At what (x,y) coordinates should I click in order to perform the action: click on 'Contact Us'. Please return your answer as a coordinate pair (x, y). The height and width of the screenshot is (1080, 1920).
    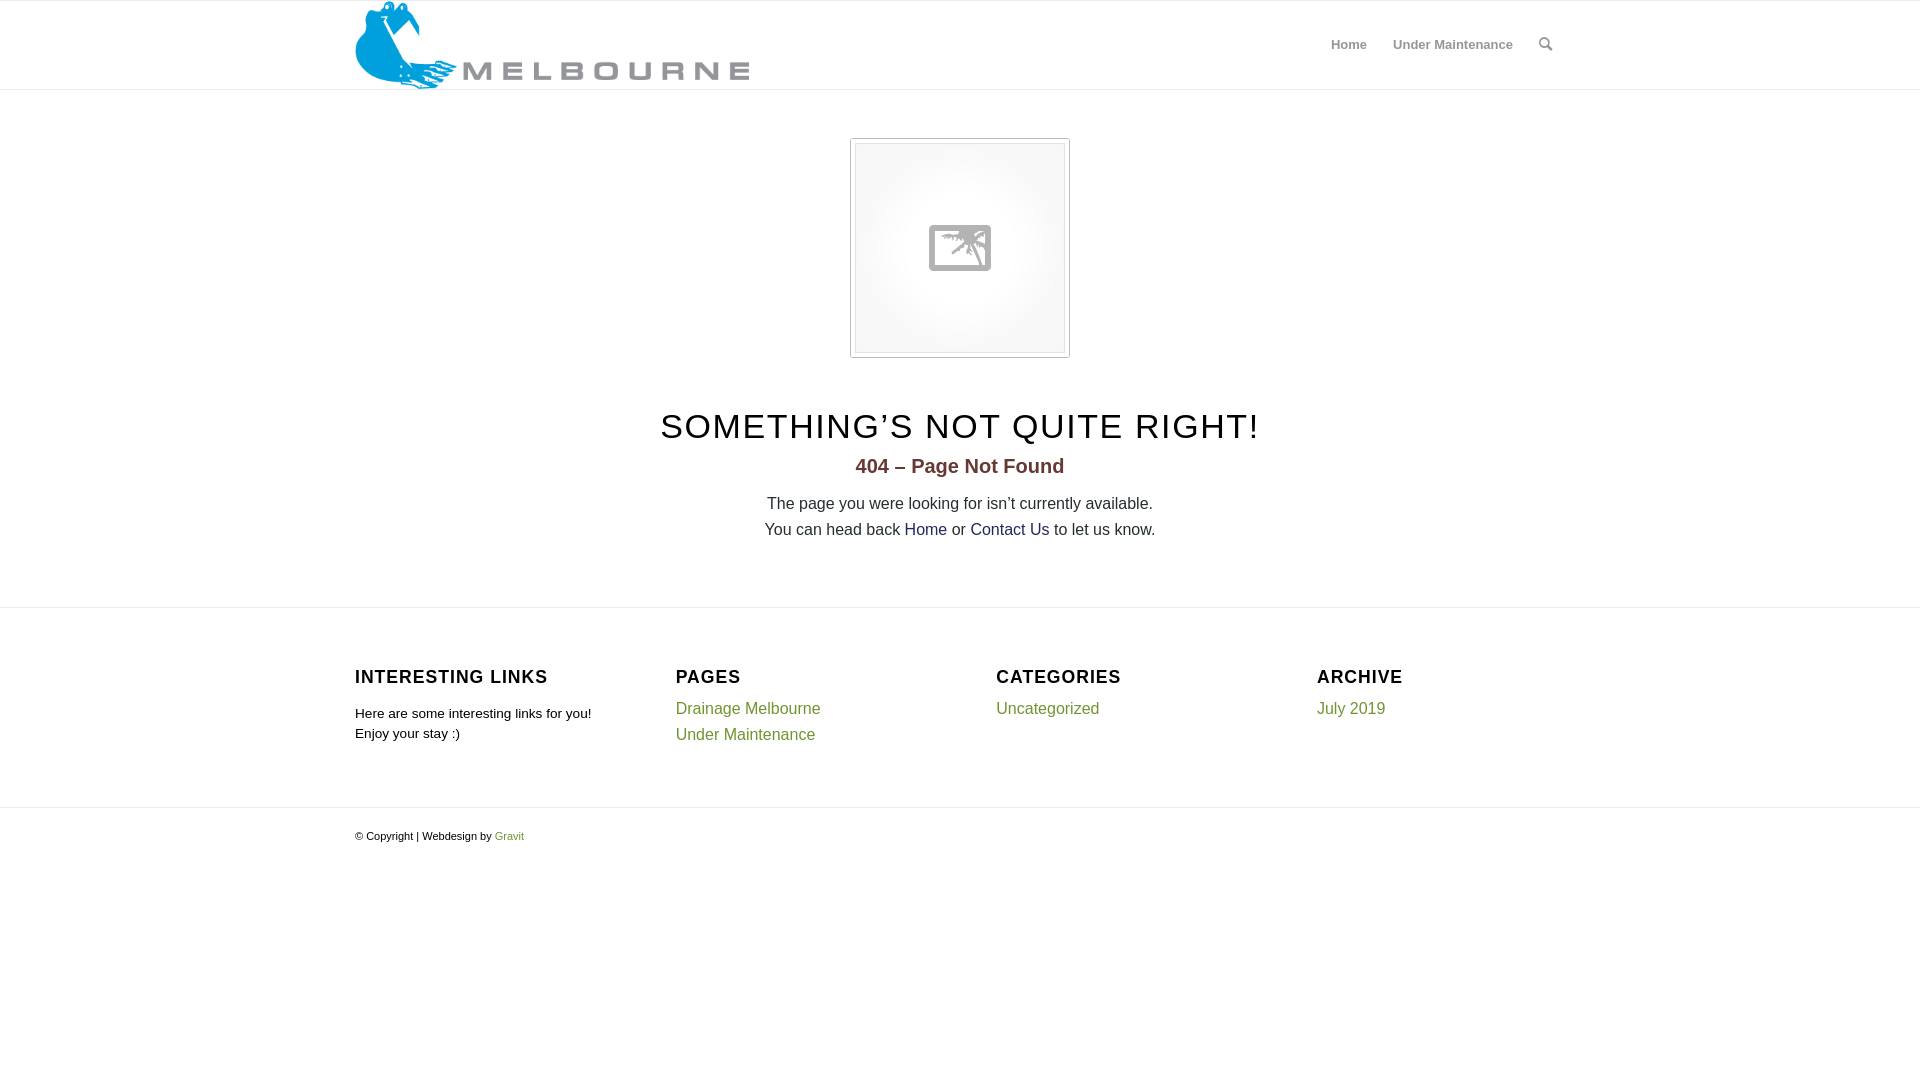
    Looking at the image, I should click on (1009, 528).